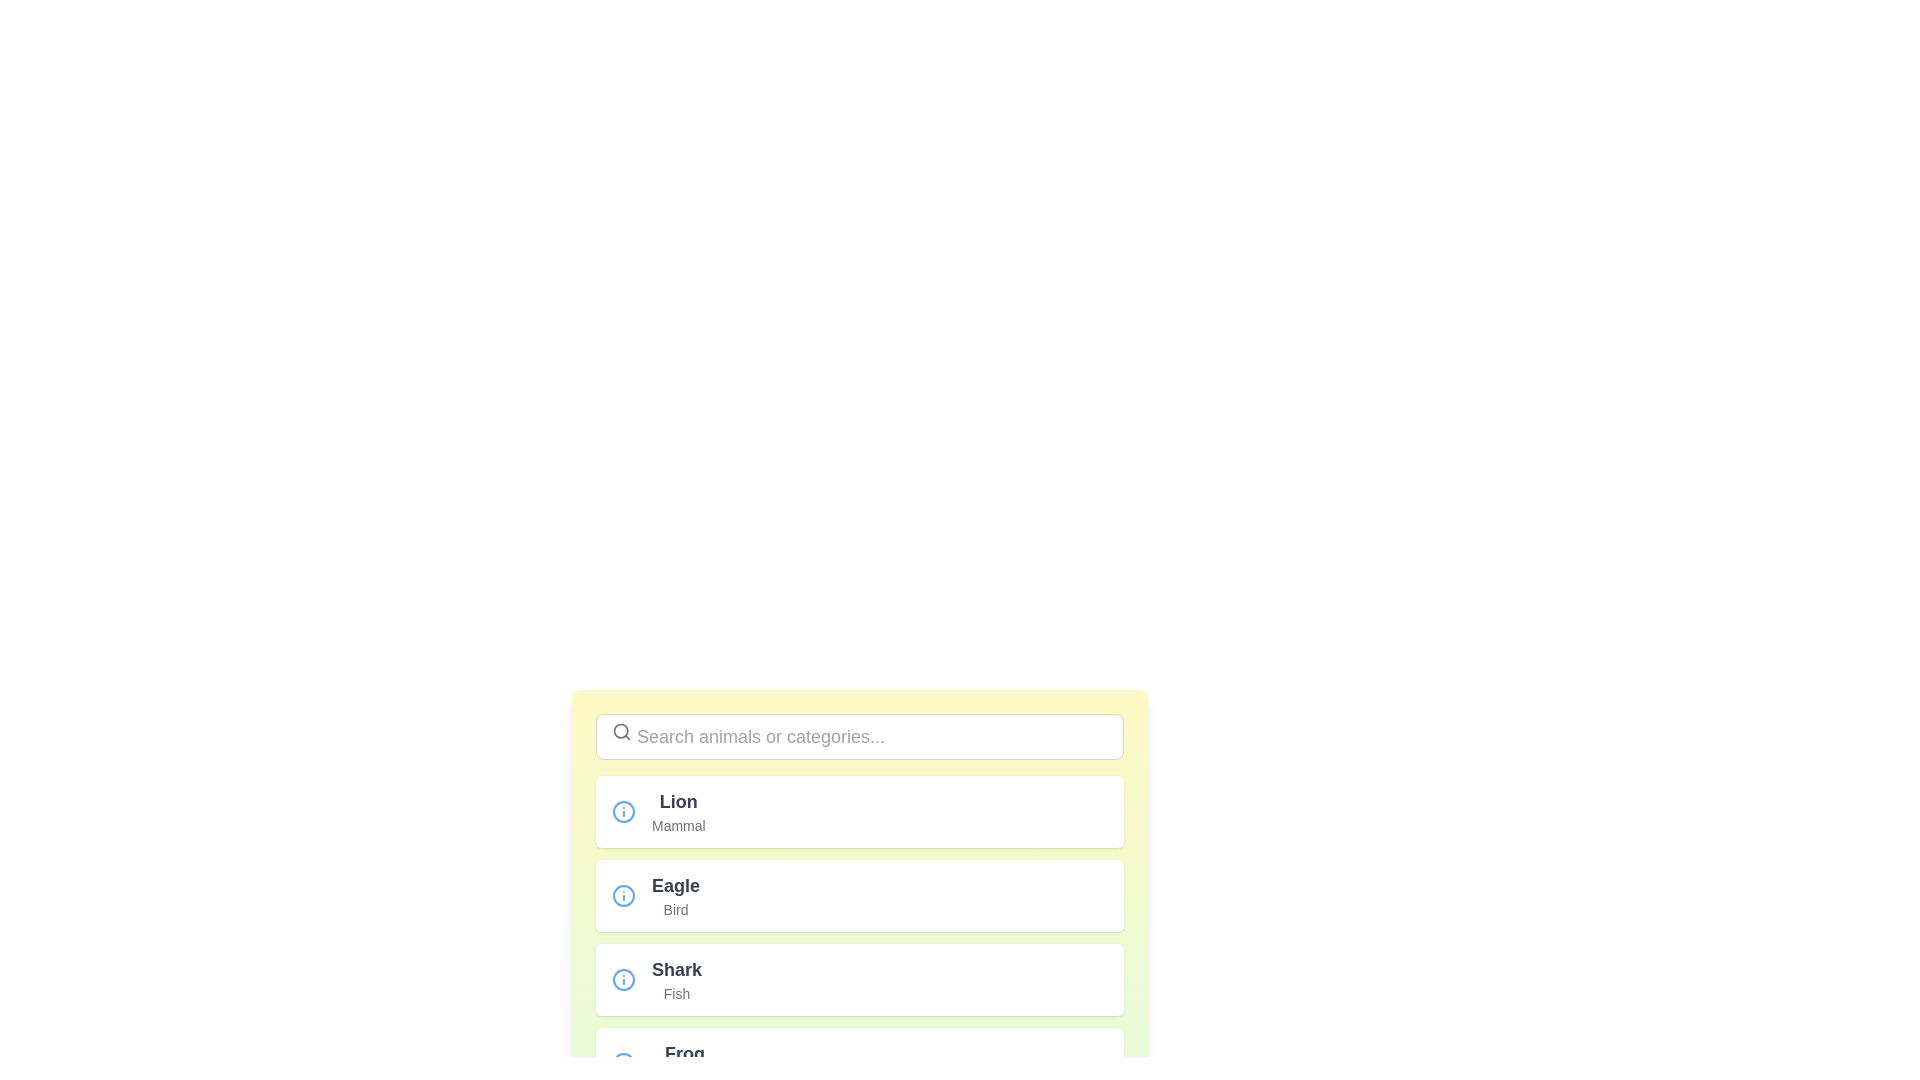  I want to click on the circular blue-bordered icon button with an exclamation mark symbol, positioned left of the text labels 'Lion' and 'Mammal' in the 'Lion Mammal' row for accessibility navigation, so click(623, 812).